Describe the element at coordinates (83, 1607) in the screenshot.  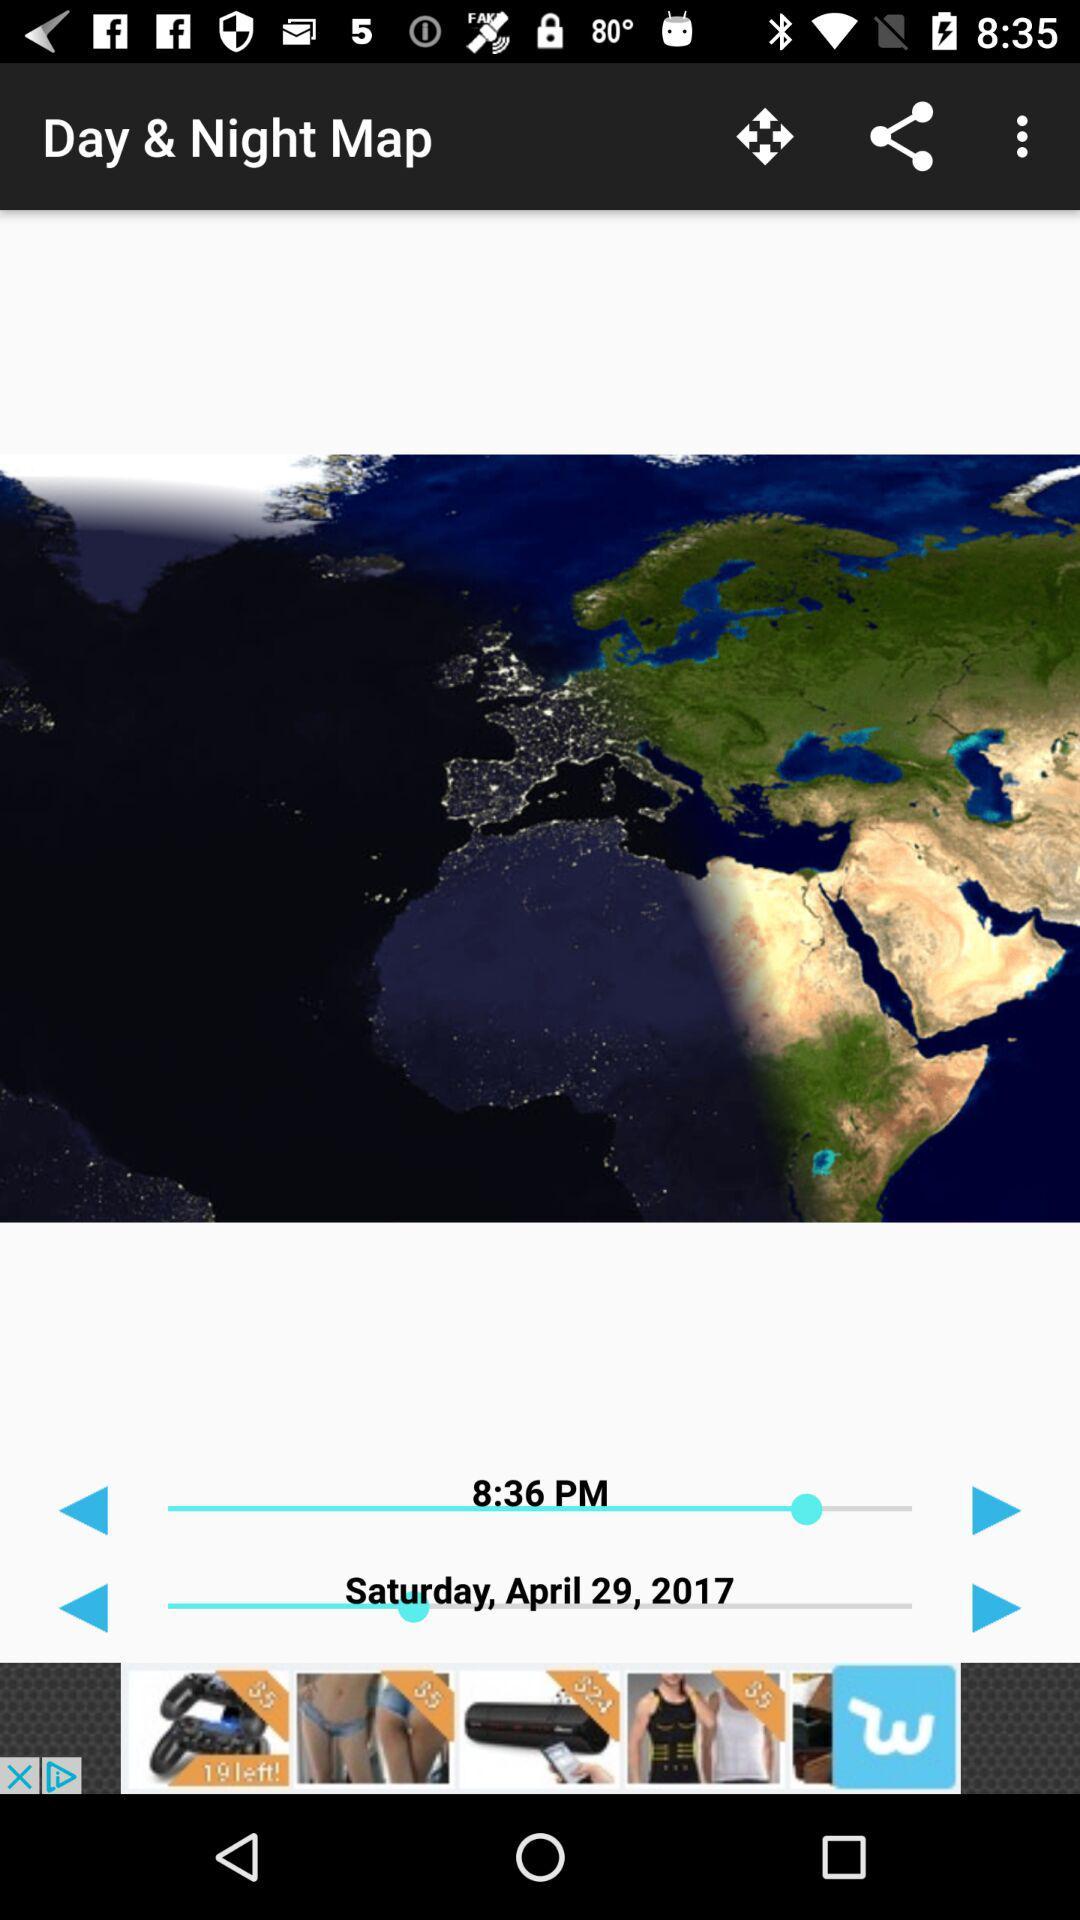
I see `the arrow_backward icon` at that location.